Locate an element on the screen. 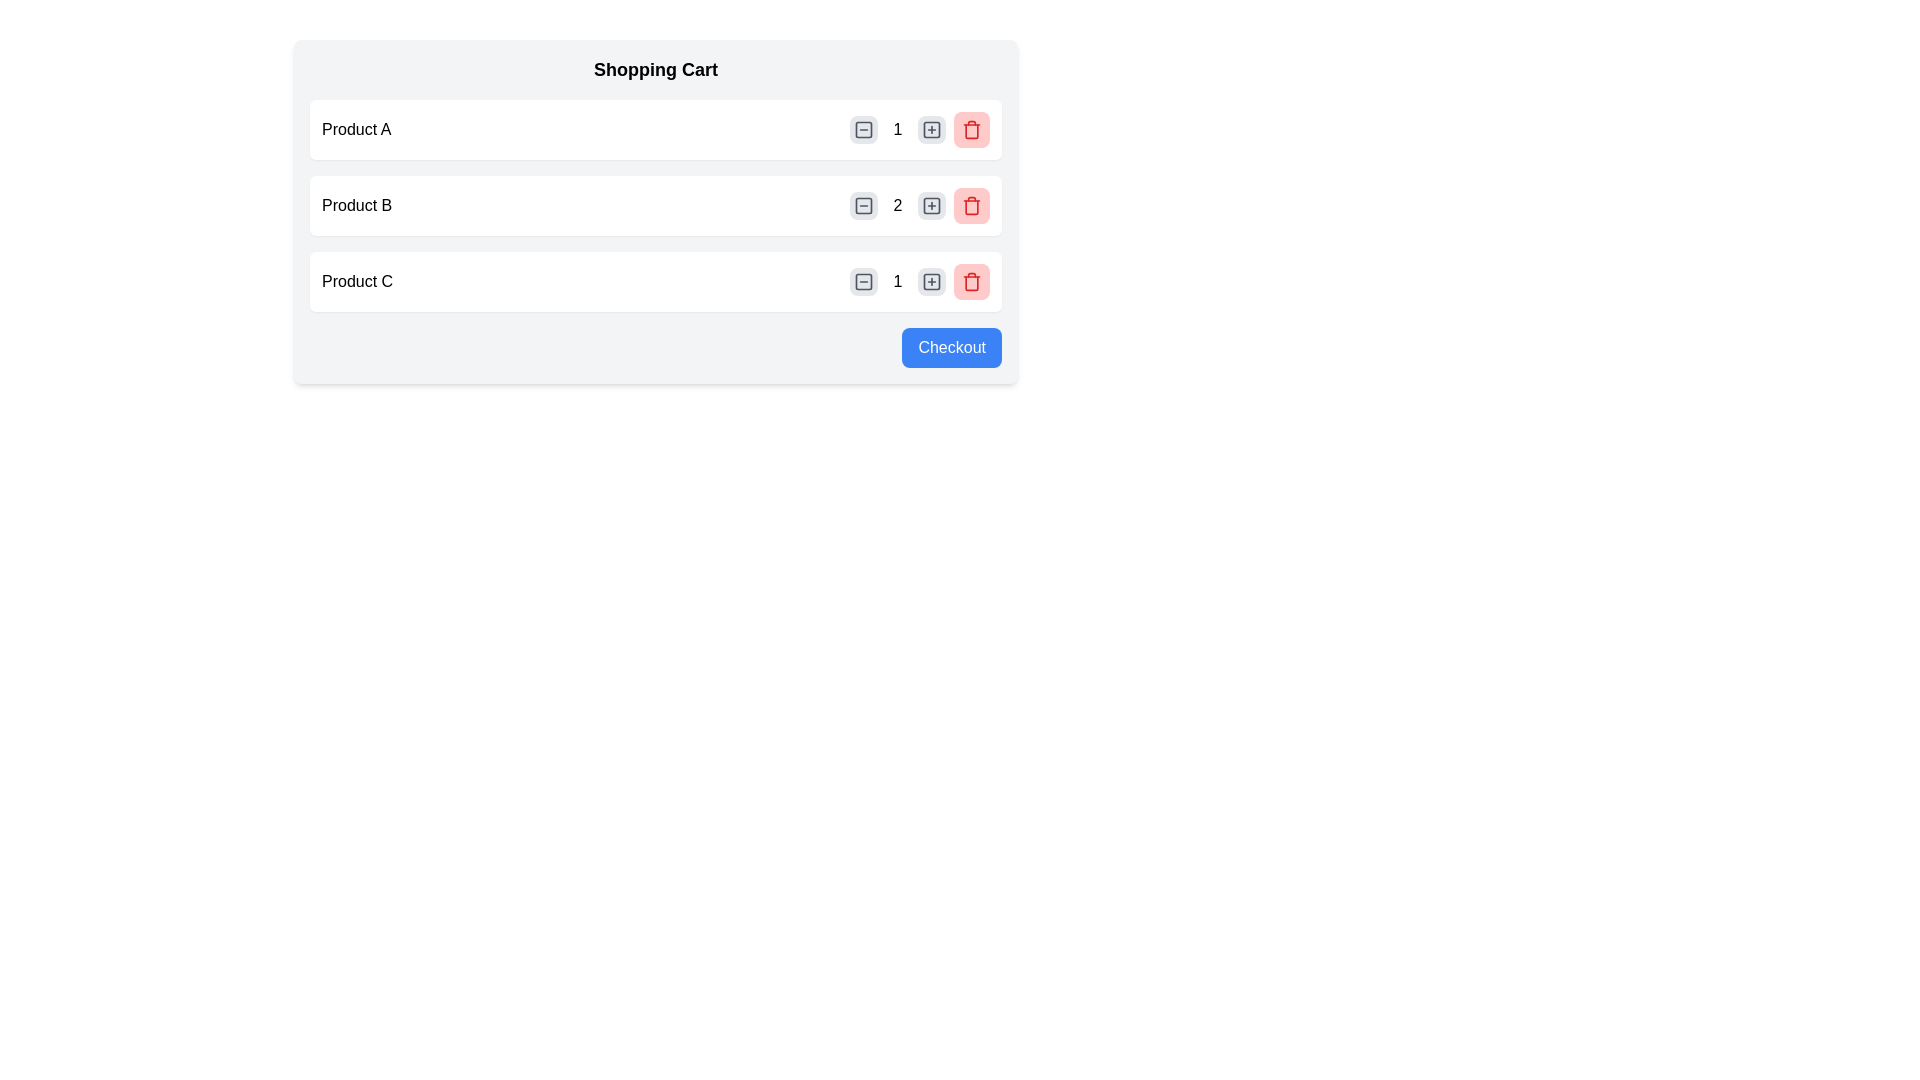  the icon button that reduces the quantity of 'Product C' in the cart is located at coordinates (864, 281).